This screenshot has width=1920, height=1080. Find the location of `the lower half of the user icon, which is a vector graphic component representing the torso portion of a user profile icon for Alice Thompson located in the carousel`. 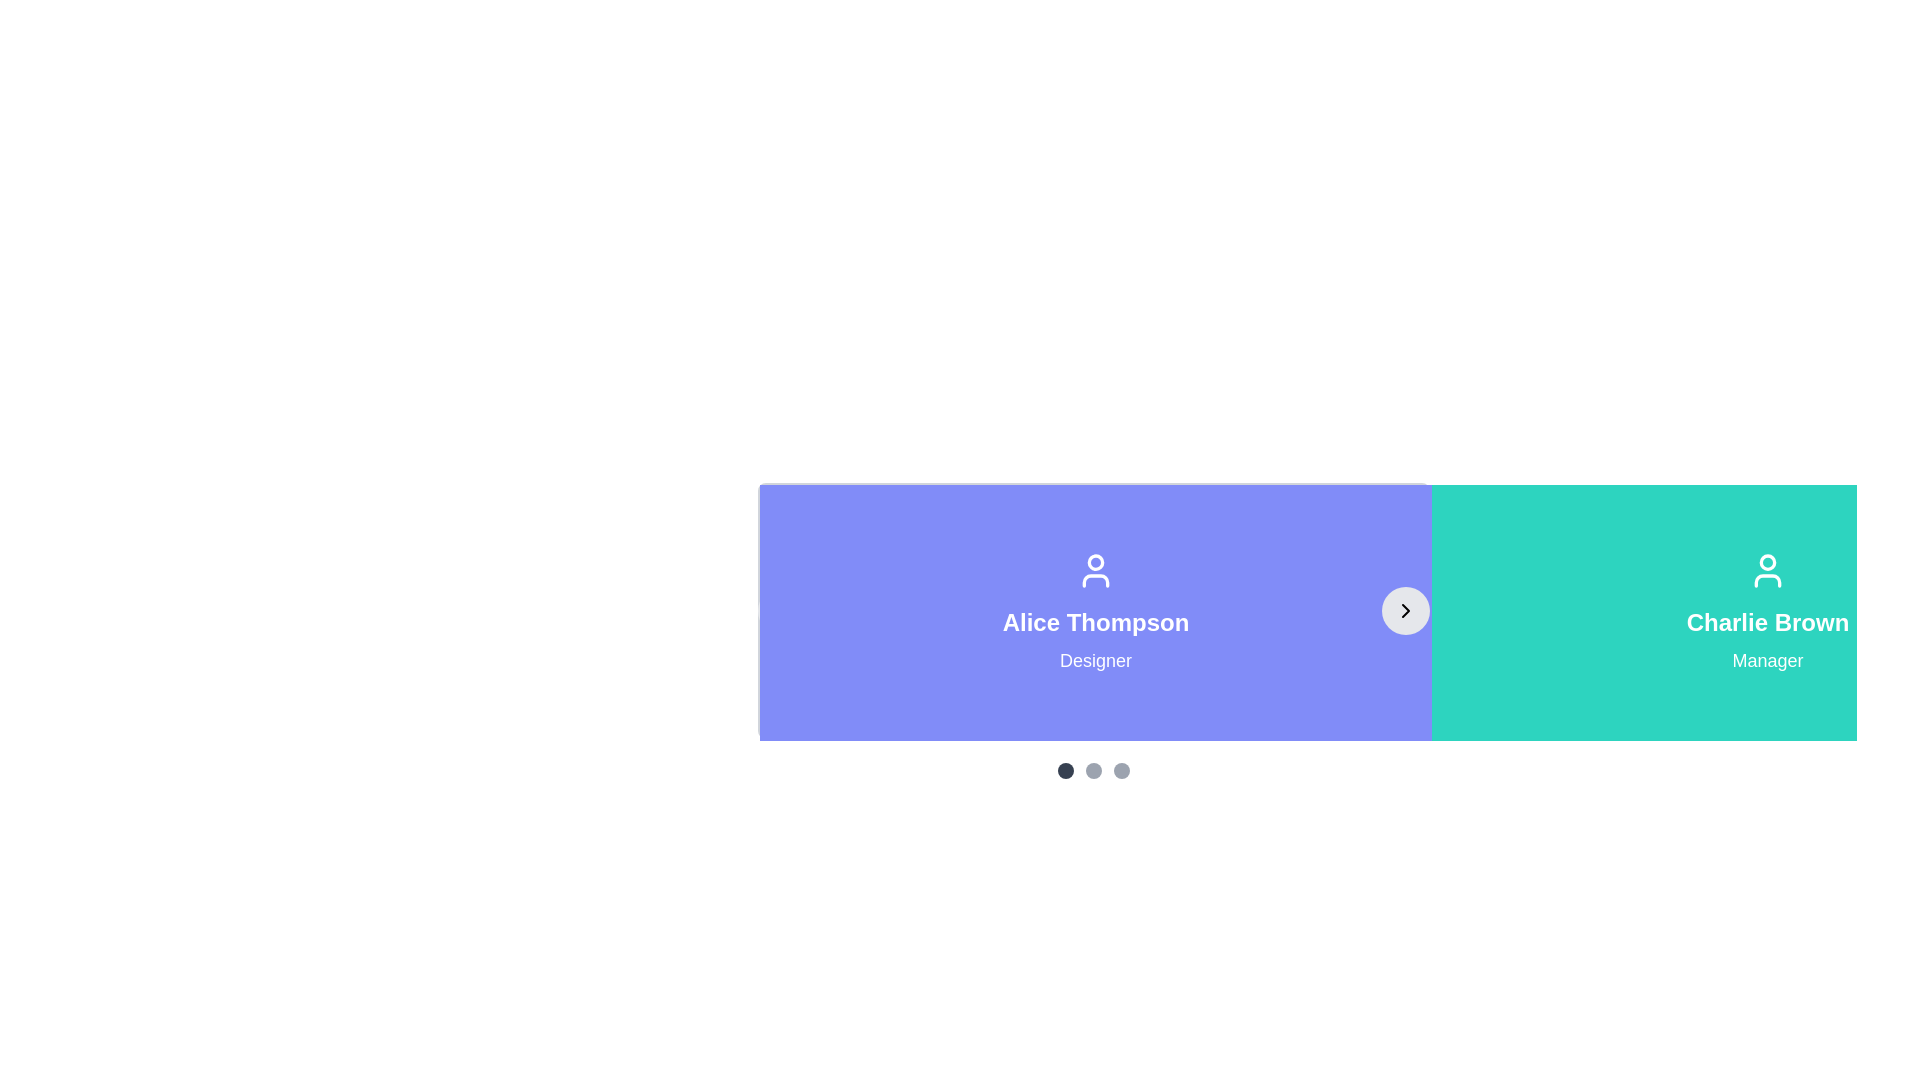

the lower half of the user icon, which is a vector graphic component representing the torso portion of a user profile icon for Alice Thompson located in the carousel is located at coordinates (1094, 581).